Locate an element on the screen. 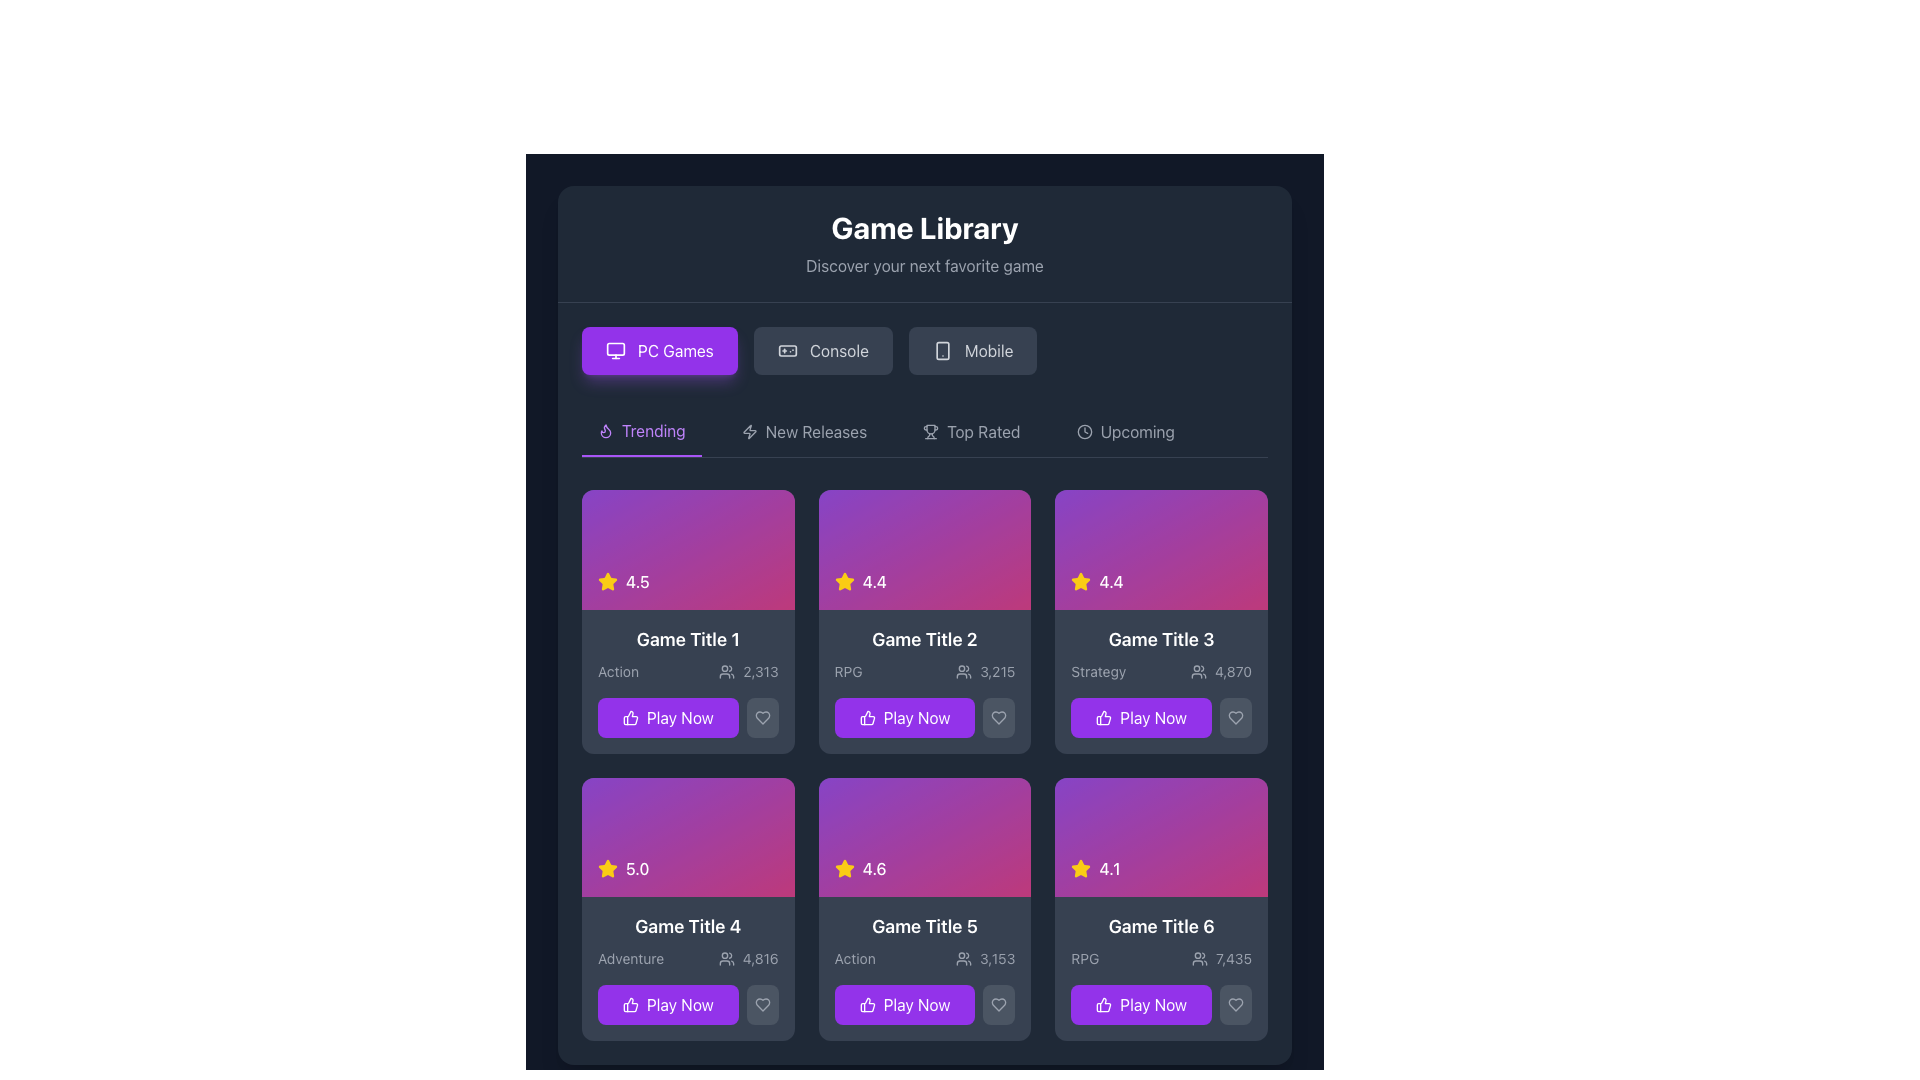 The image size is (1920, 1080). the heart icon located at the bottom-right corner of the card for 'Game Title 3' to mark it as a favorite is located at coordinates (1235, 716).